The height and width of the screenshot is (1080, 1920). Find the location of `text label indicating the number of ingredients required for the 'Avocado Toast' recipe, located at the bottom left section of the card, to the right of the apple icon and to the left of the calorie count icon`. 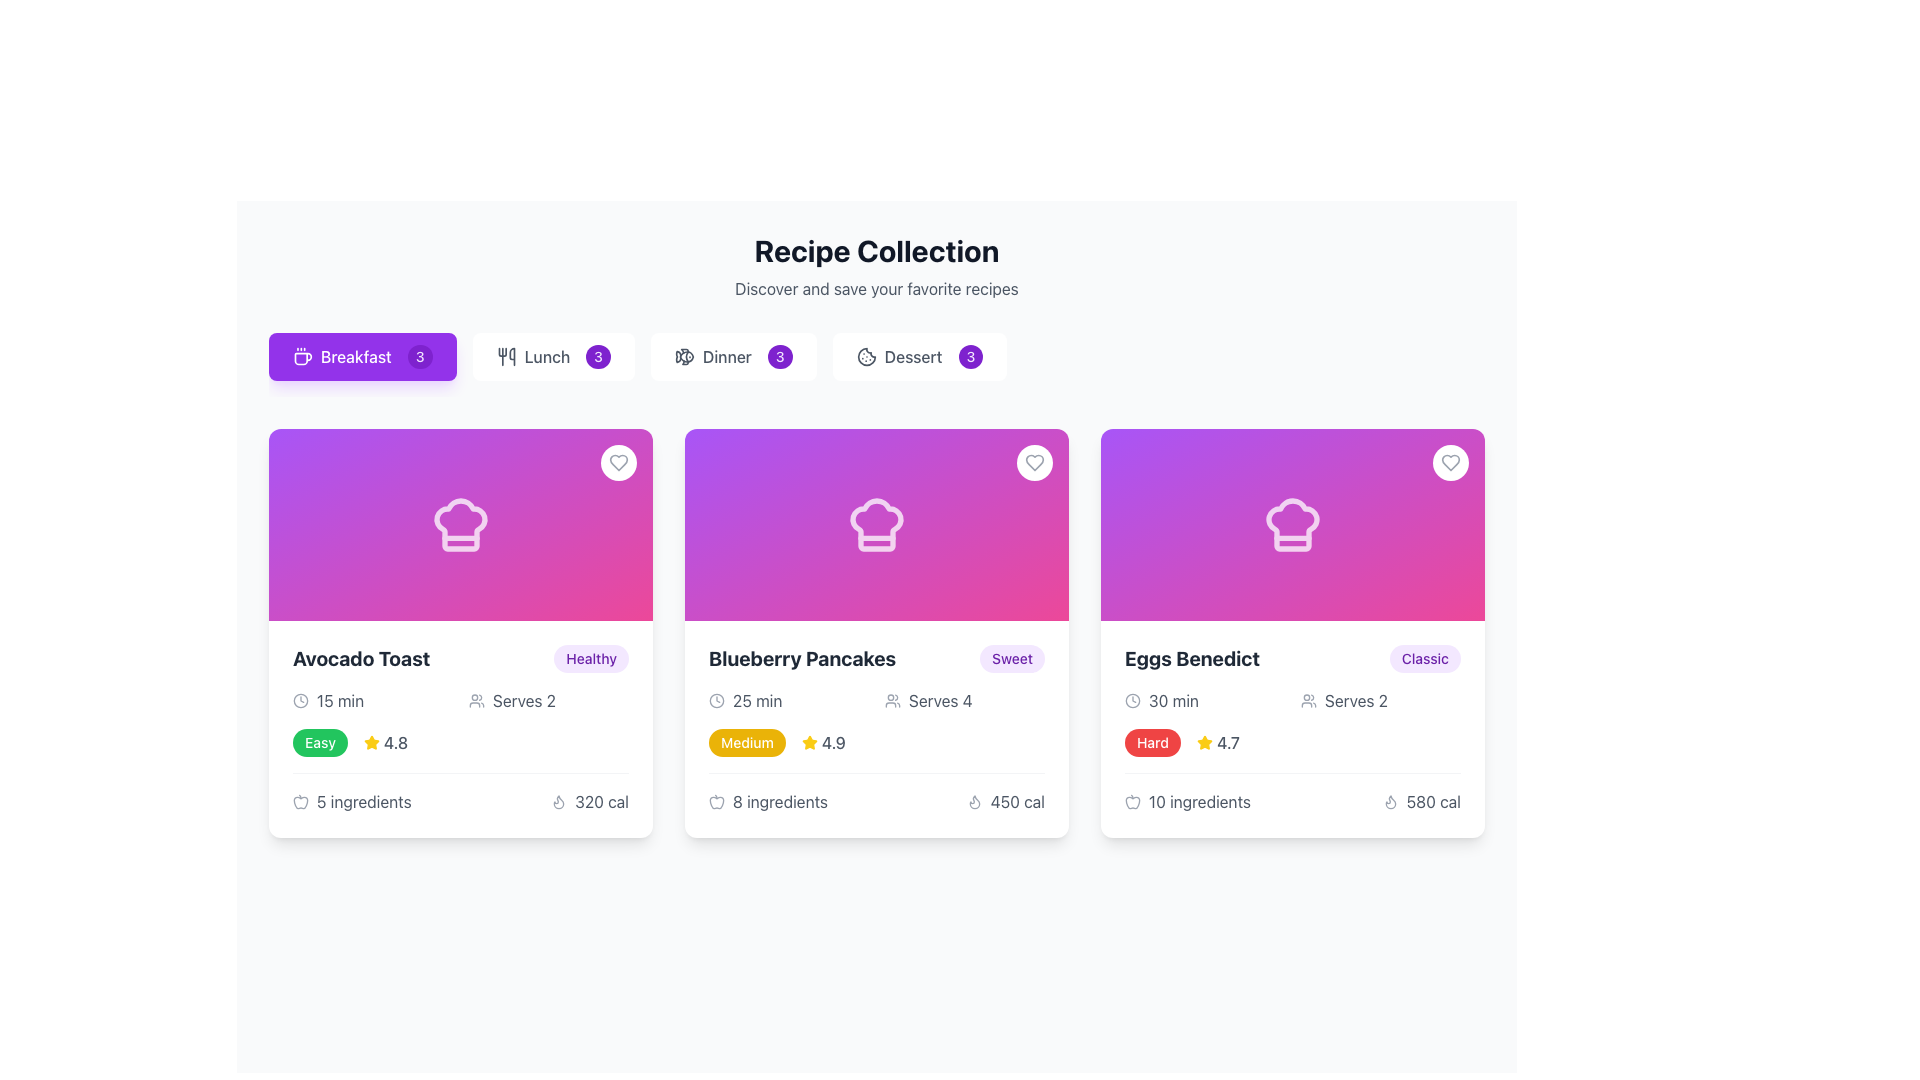

text label indicating the number of ingredients required for the 'Avocado Toast' recipe, located at the bottom left section of the card, to the right of the apple icon and to the left of the calorie count icon is located at coordinates (364, 801).